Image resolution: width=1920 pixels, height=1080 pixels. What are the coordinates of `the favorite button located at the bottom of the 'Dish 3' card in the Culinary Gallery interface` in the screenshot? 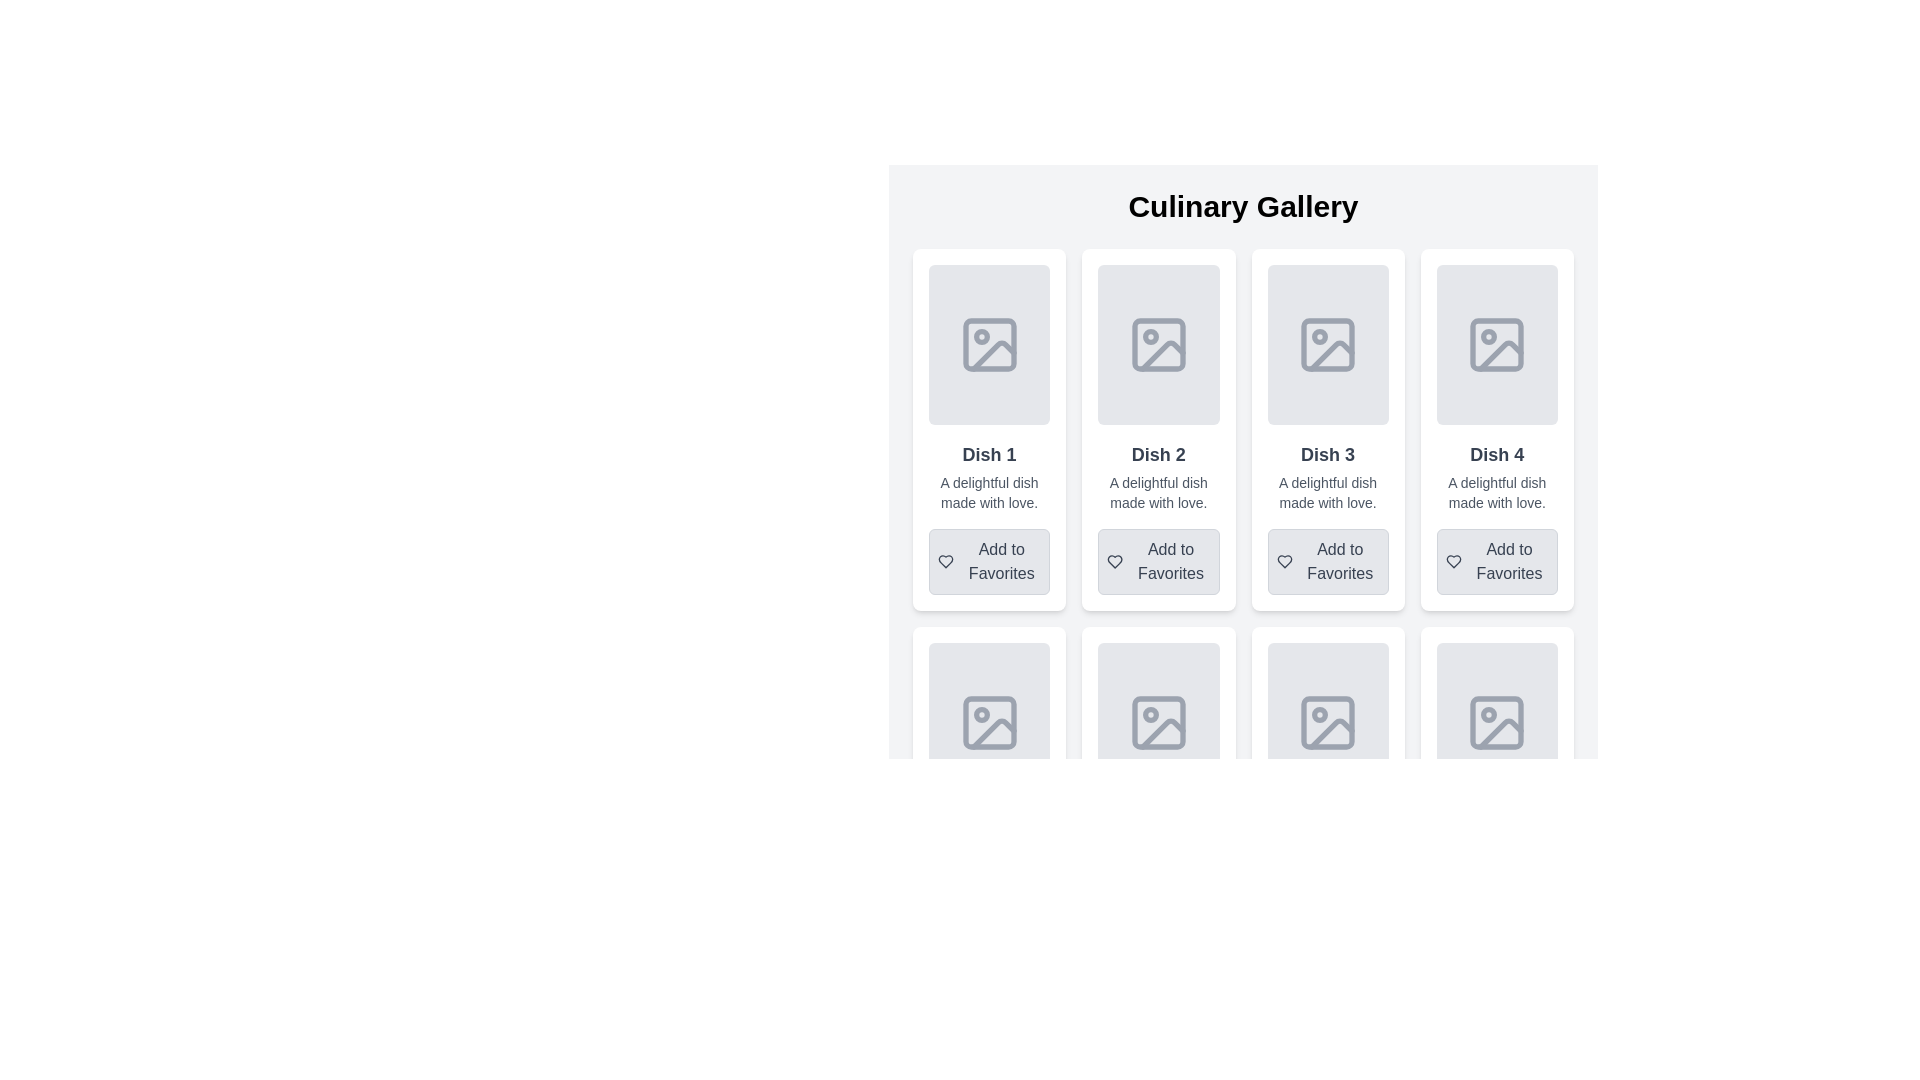 It's located at (1328, 562).